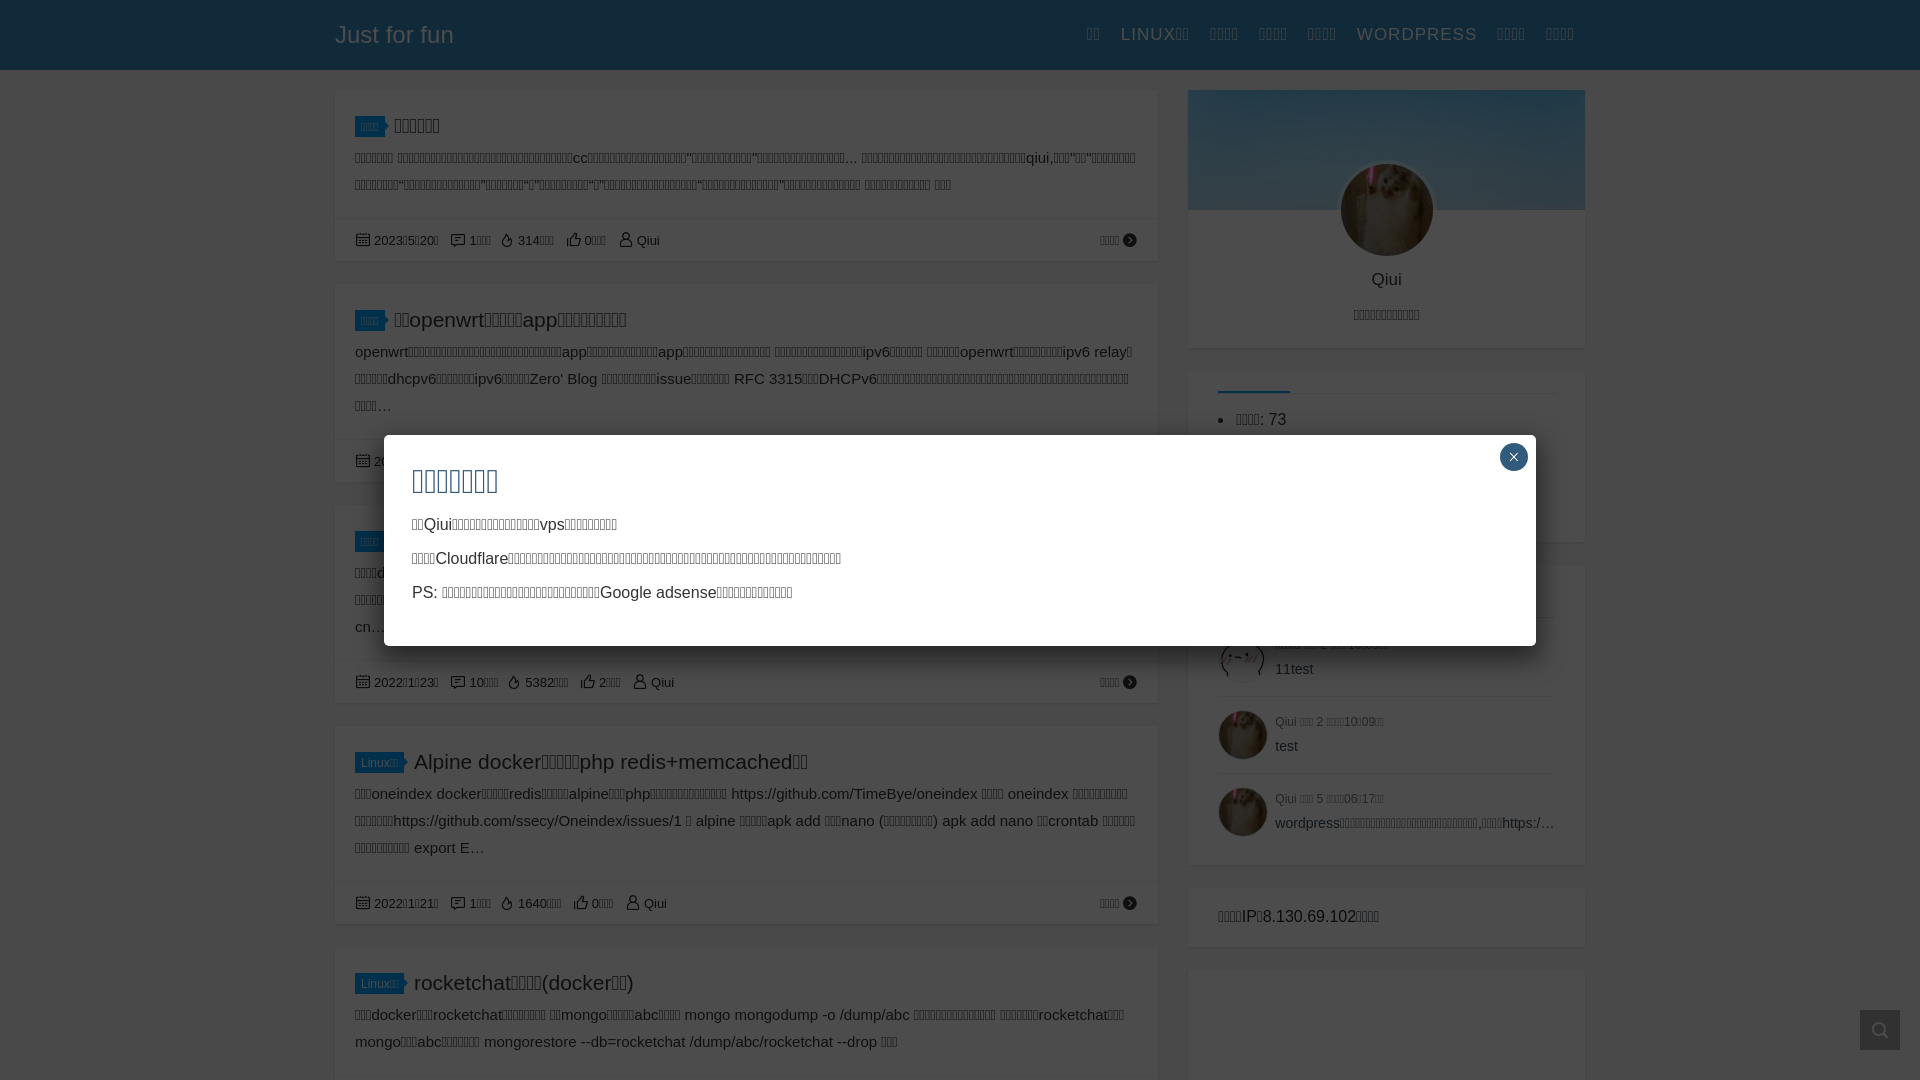 The image size is (1920, 1080). Describe the element at coordinates (1415, 34) in the screenshot. I see `'WORDPRESS'` at that location.